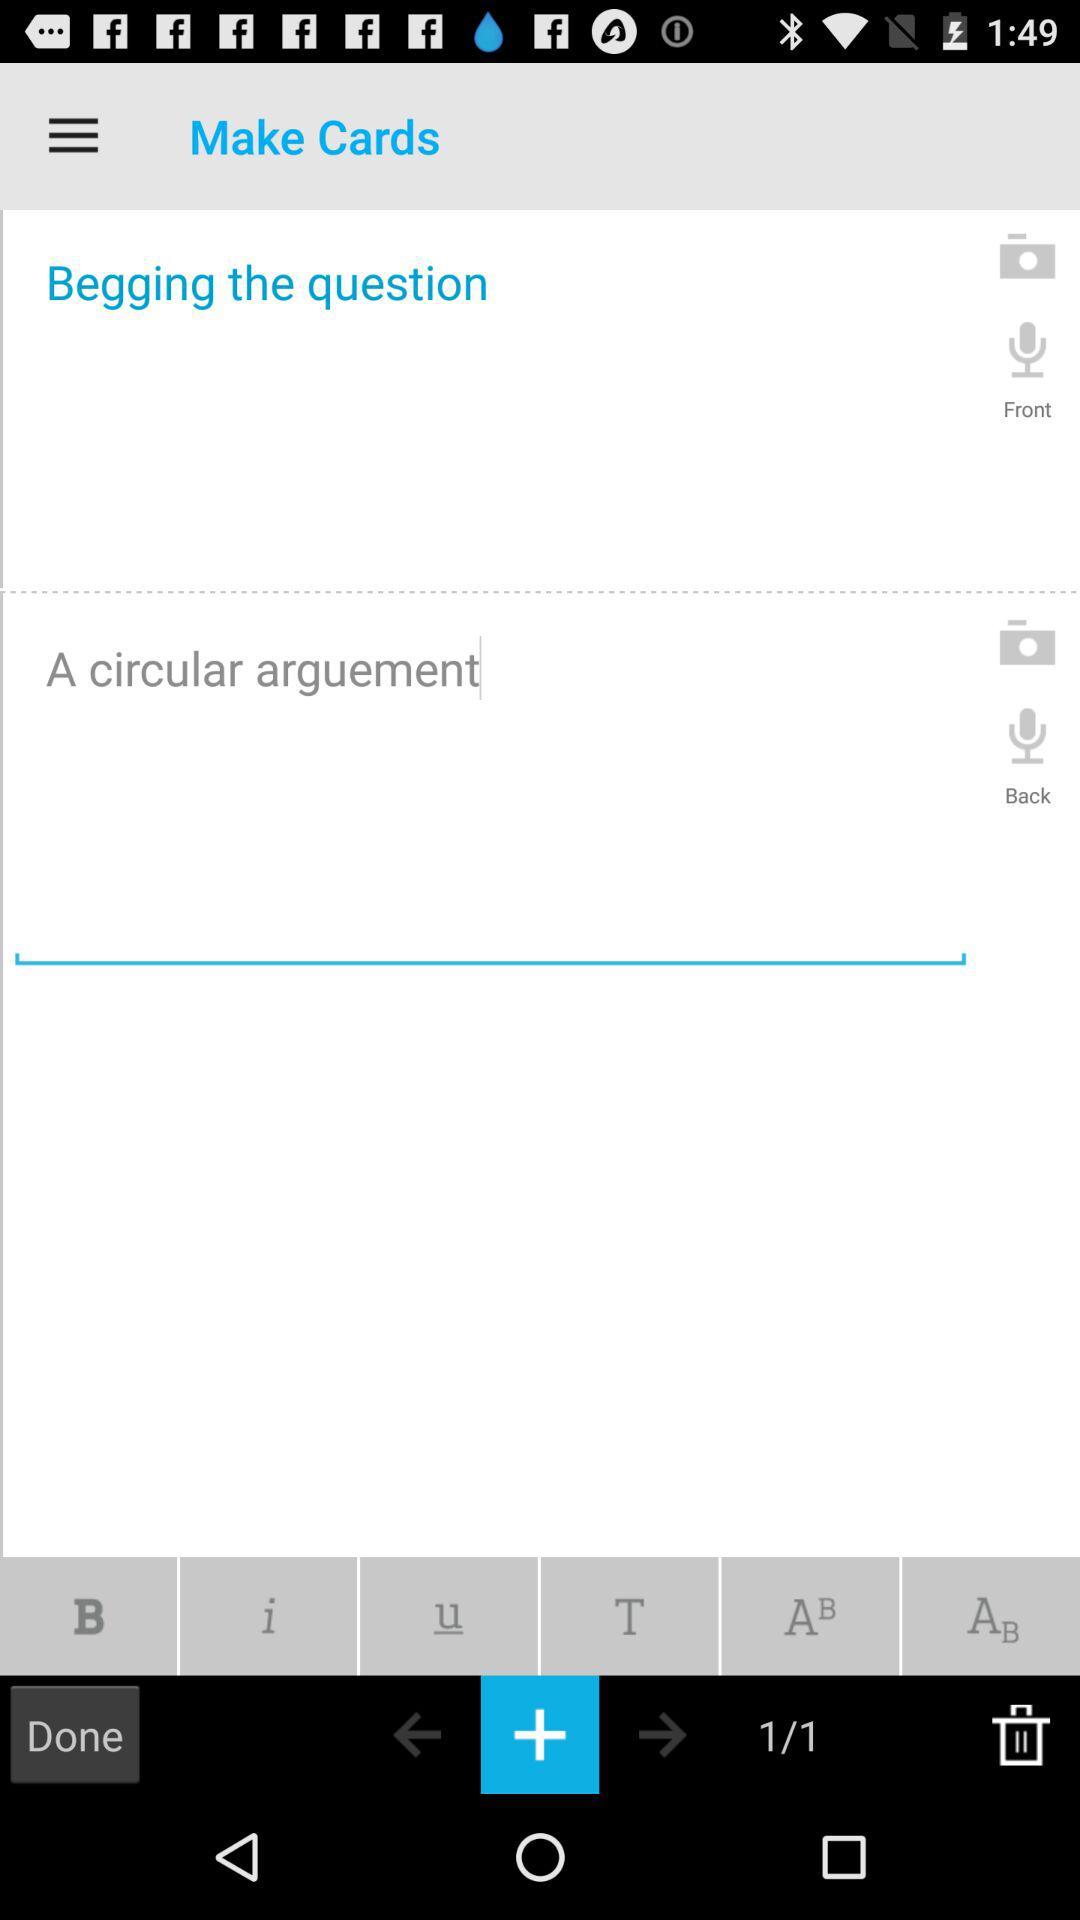 The height and width of the screenshot is (1920, 1080). Describe the element at coordinates (1020, 1733) in the screenshot. I see `delete the argument` at that location.